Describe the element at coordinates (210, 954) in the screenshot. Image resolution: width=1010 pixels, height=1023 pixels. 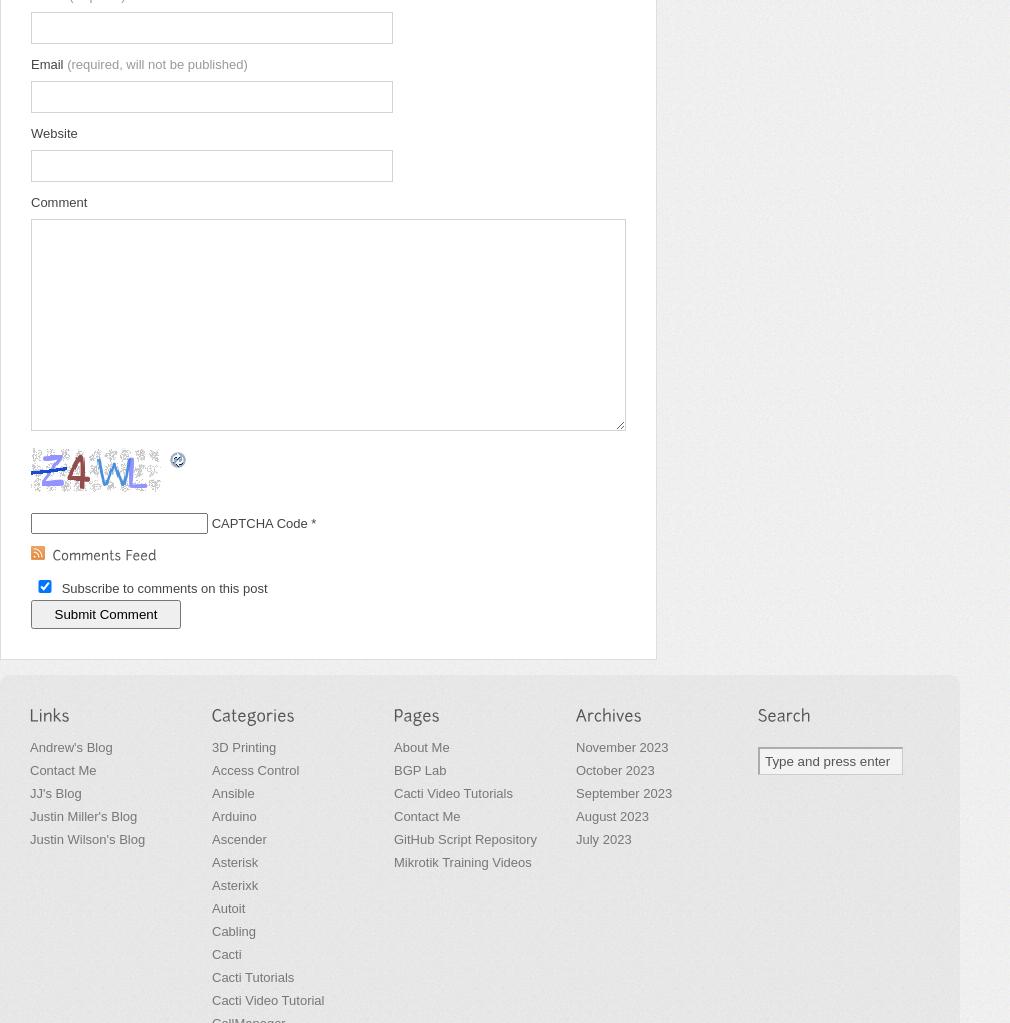
I see `'Cacti'` at that location.